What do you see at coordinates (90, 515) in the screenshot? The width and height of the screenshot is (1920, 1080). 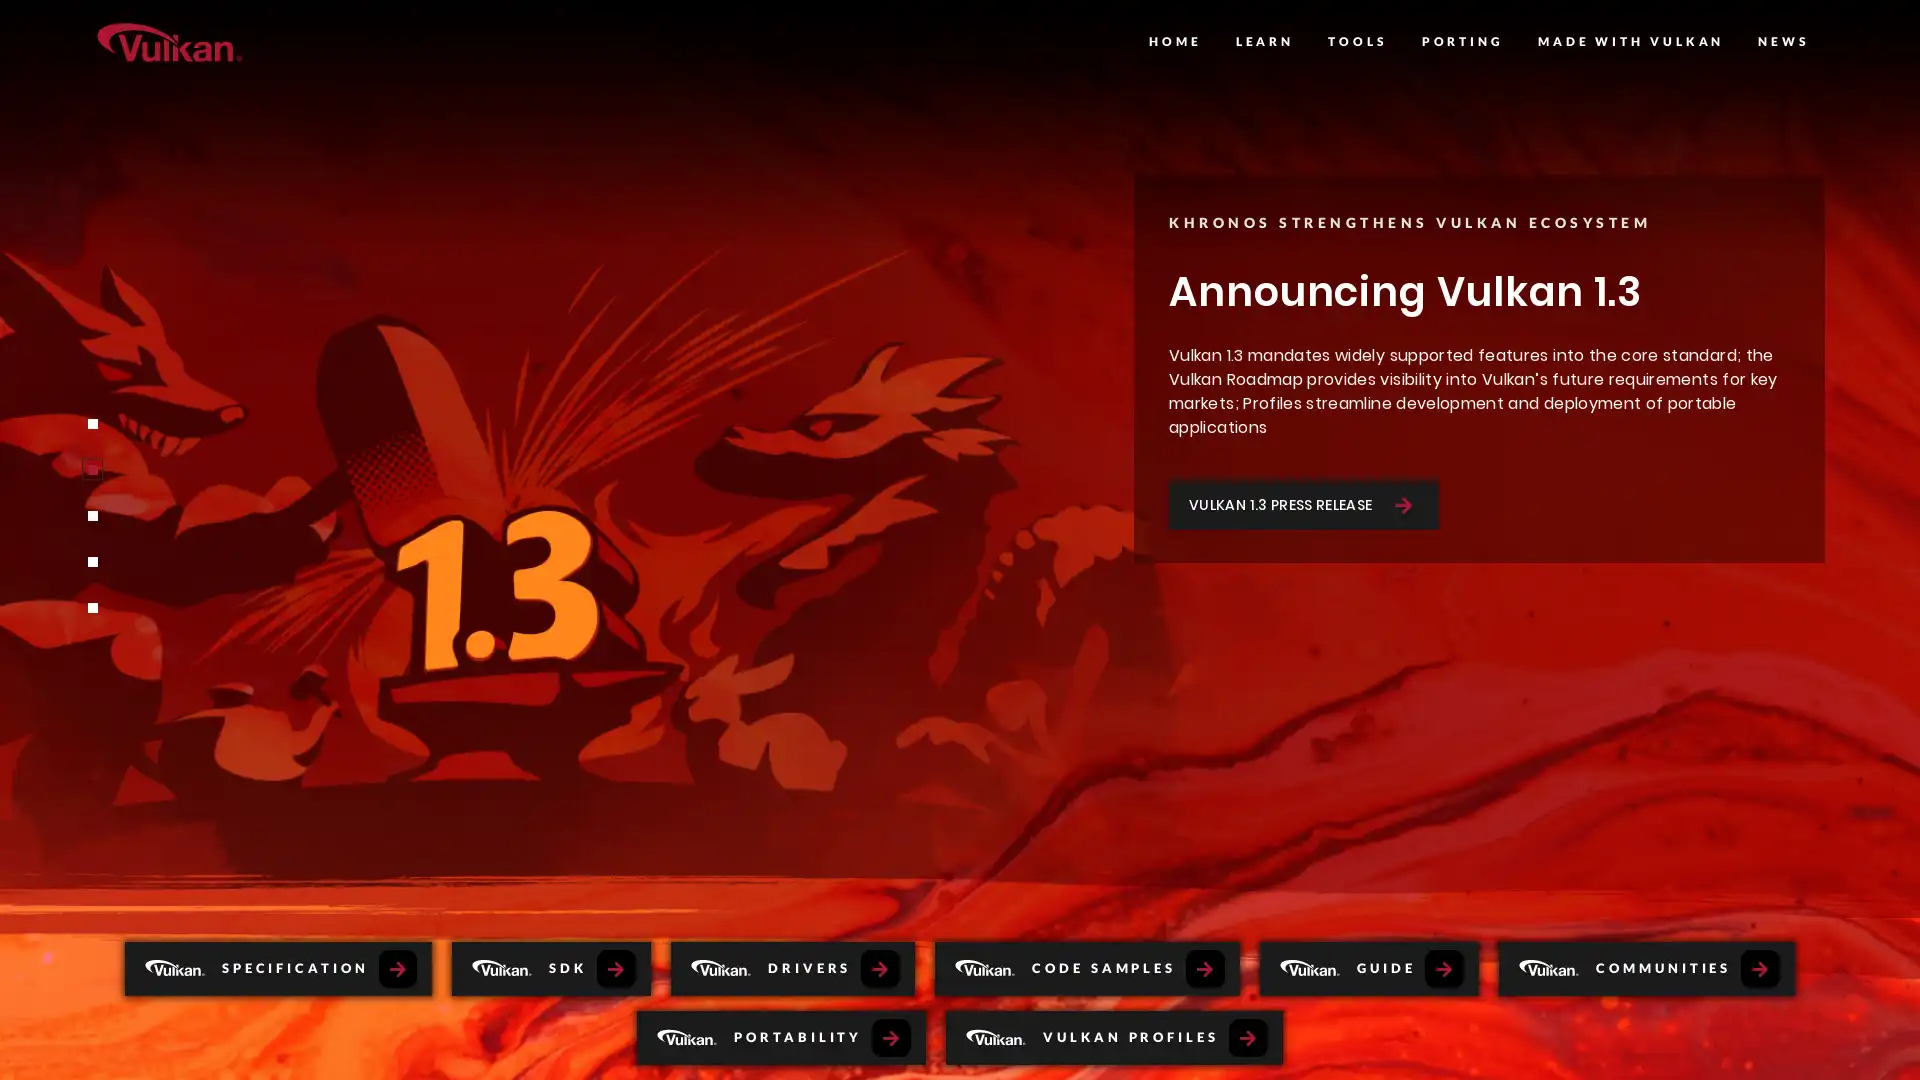 I see `3` at bounding box center [90, 515].